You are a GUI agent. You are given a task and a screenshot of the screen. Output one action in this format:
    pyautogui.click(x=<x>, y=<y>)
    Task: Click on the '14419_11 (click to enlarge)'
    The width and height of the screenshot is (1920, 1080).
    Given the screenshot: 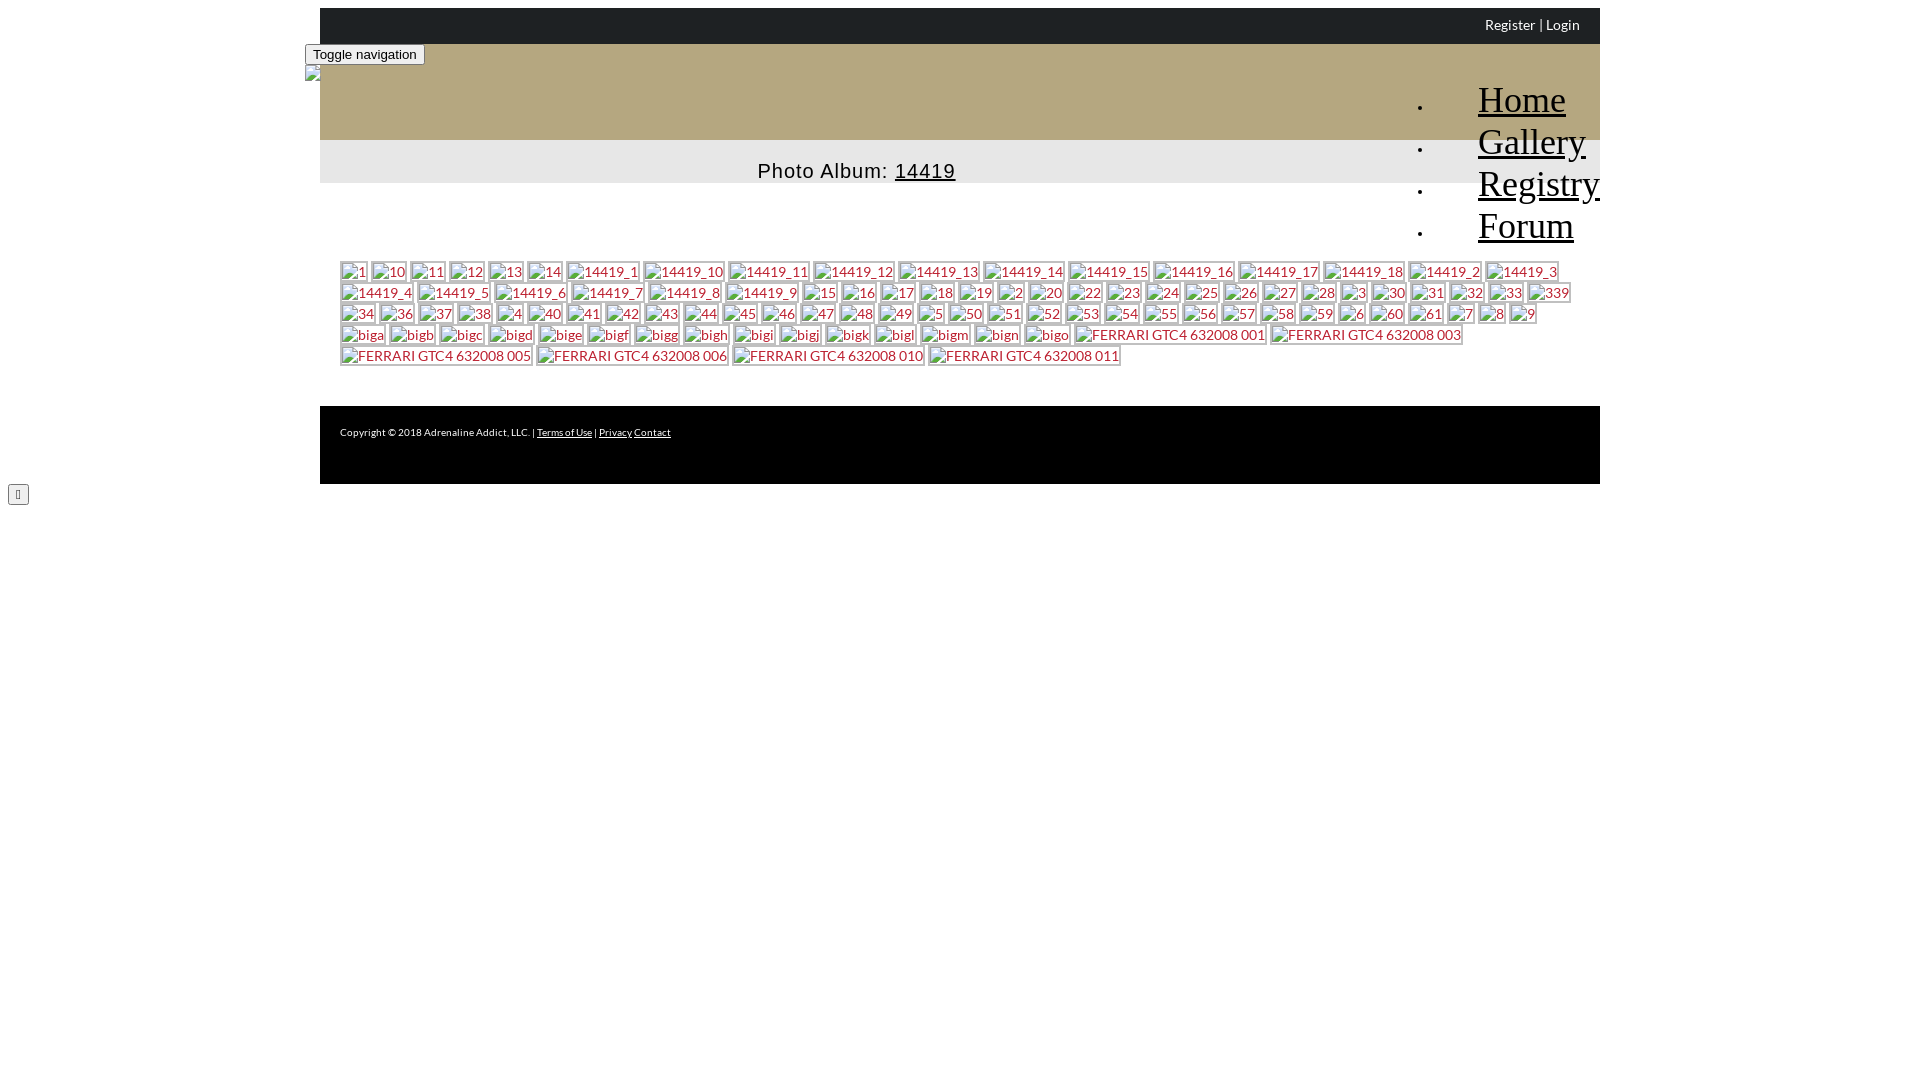 What is the action you would take?
    pyautogui.click(x=727, y=271)
    